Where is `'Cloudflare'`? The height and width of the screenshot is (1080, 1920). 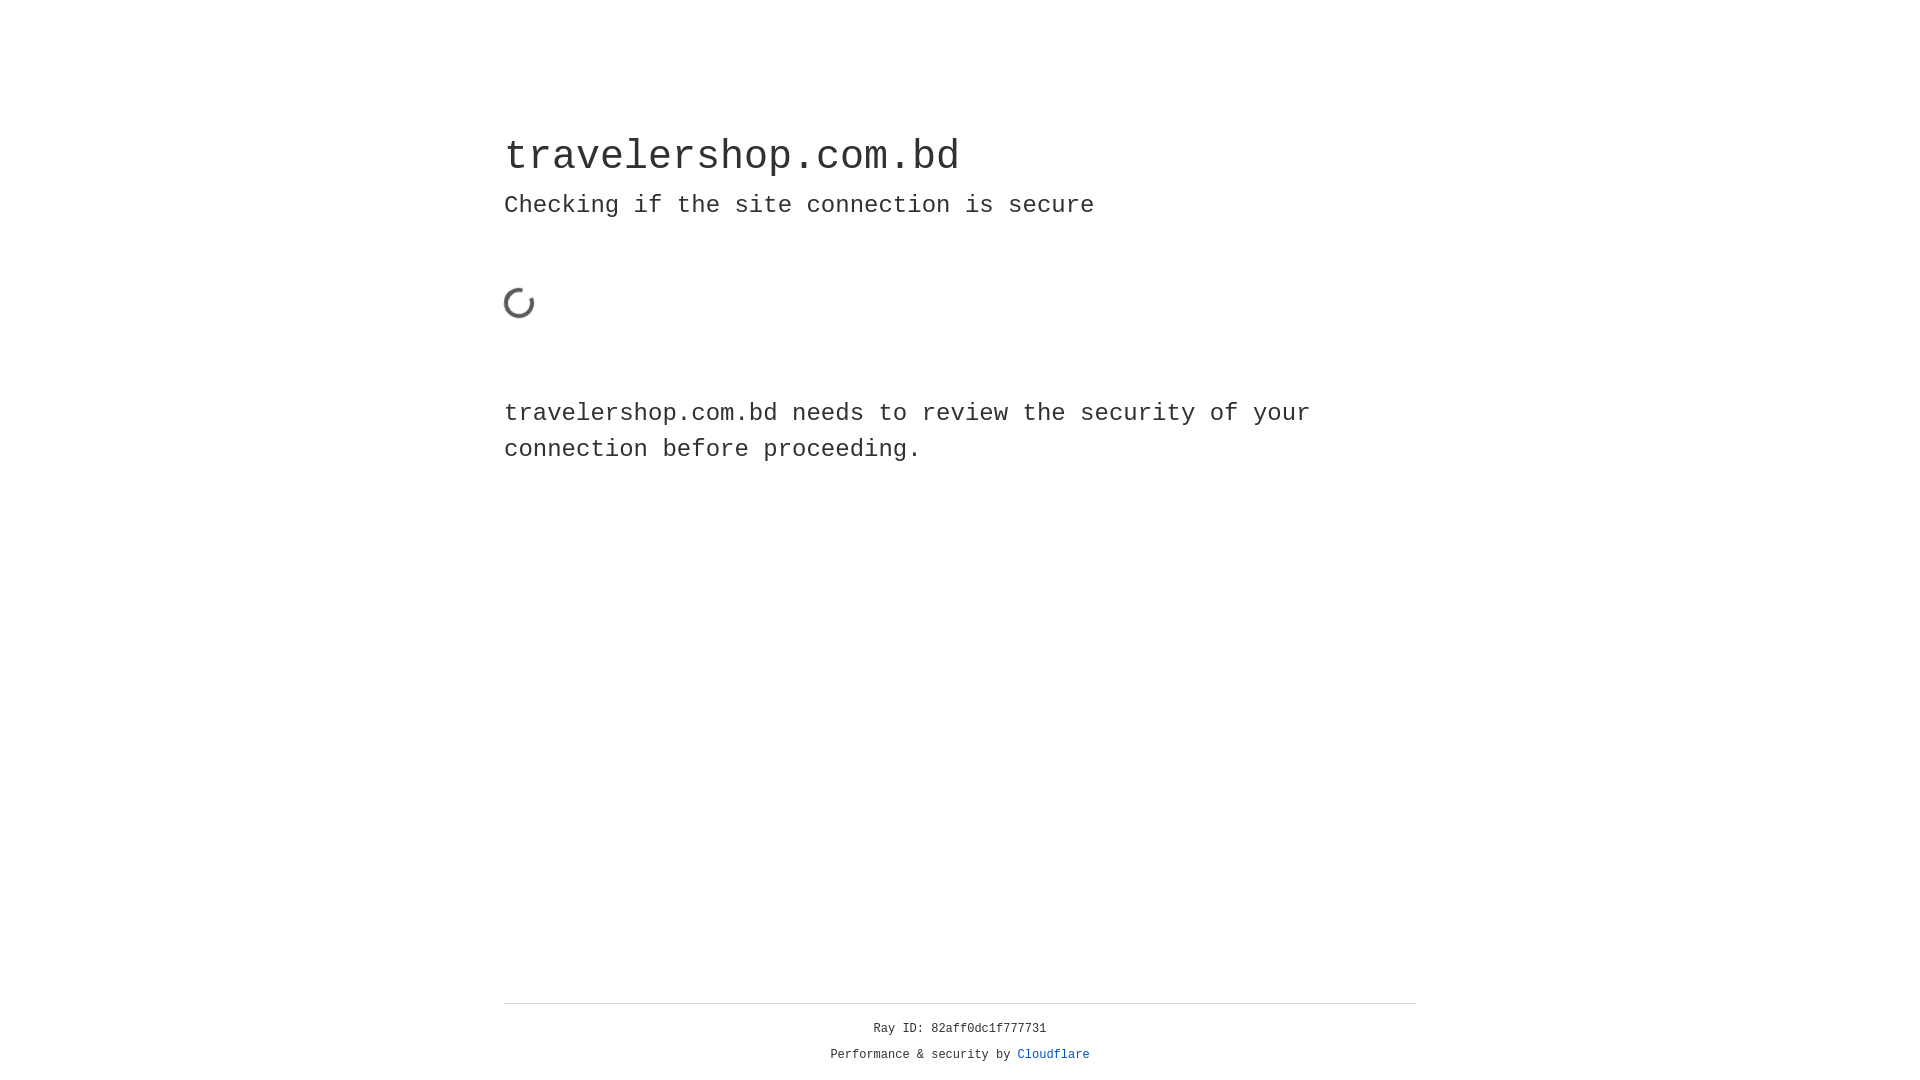 'Cloudflare' is located at coordinates (1053, 1054).